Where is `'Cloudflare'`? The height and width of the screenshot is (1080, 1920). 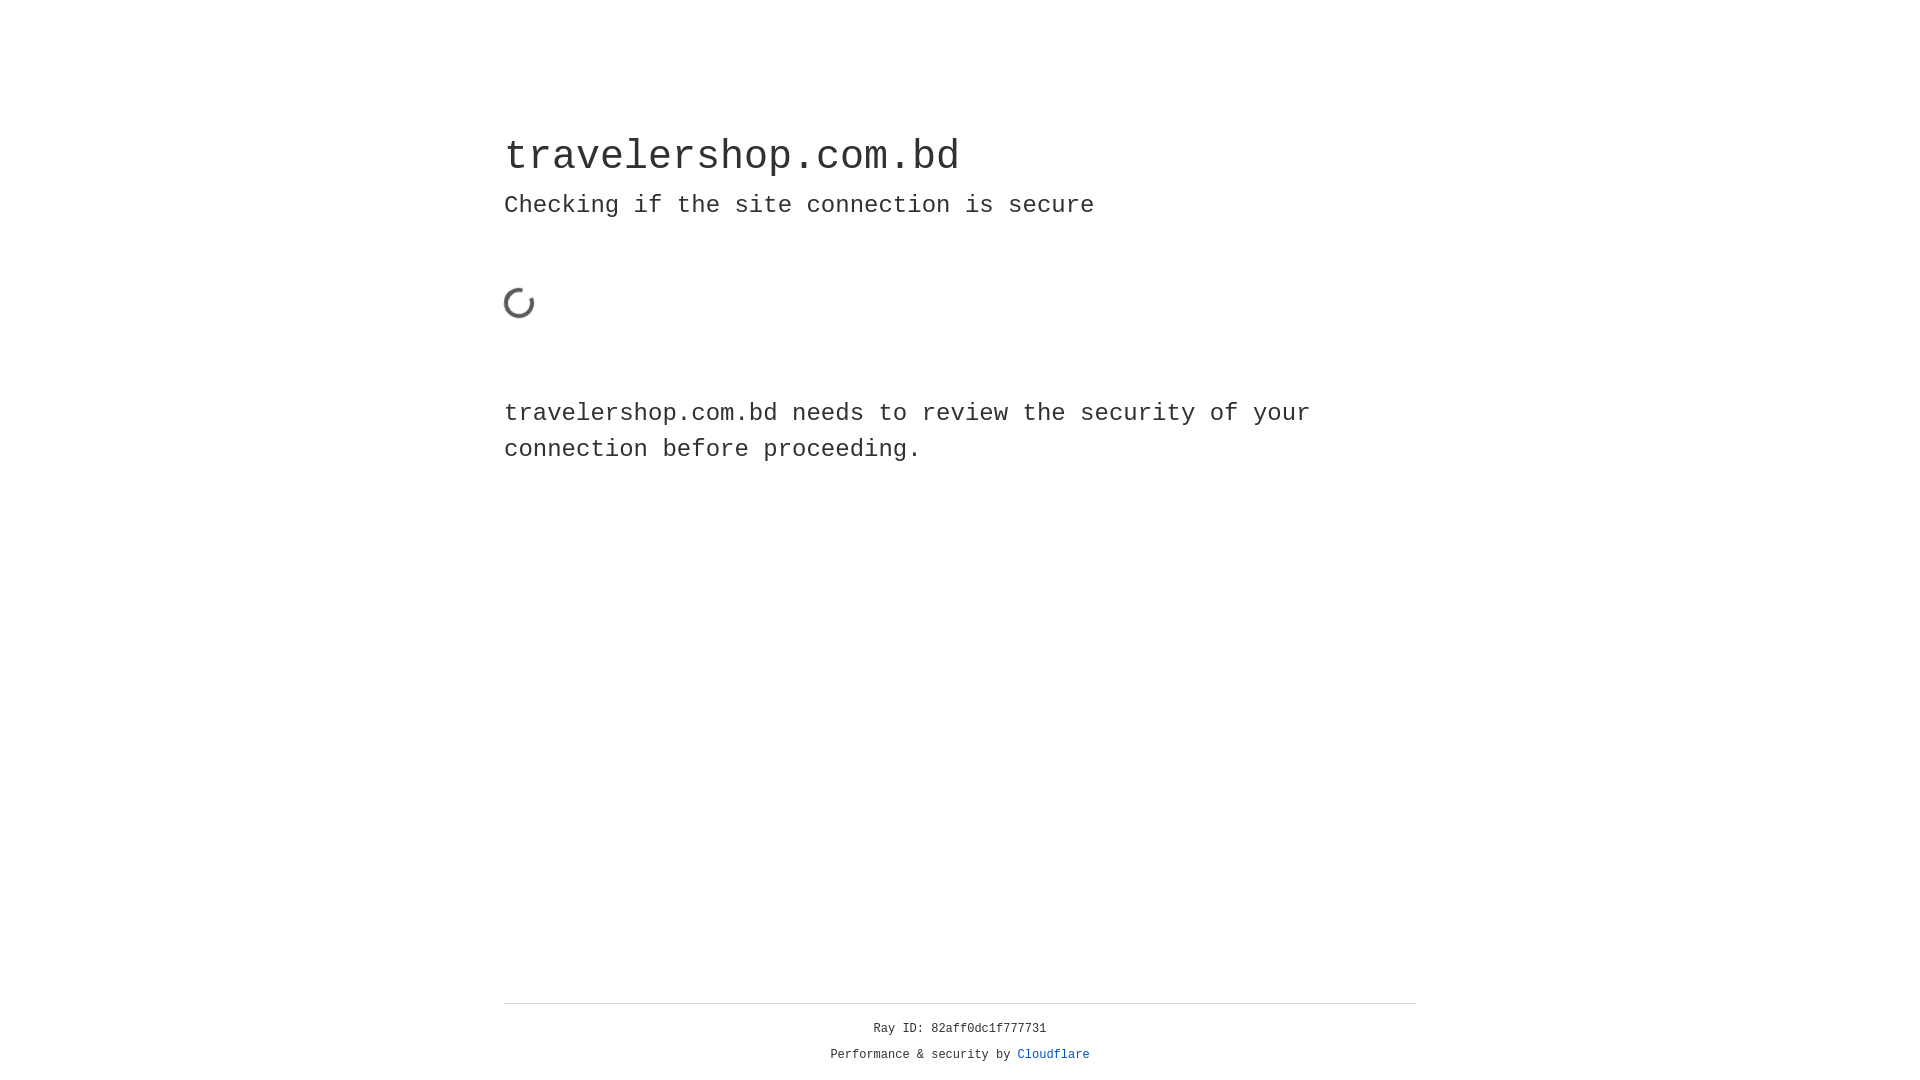 'Cloudflare' is located at coordinates (1053, 1054).